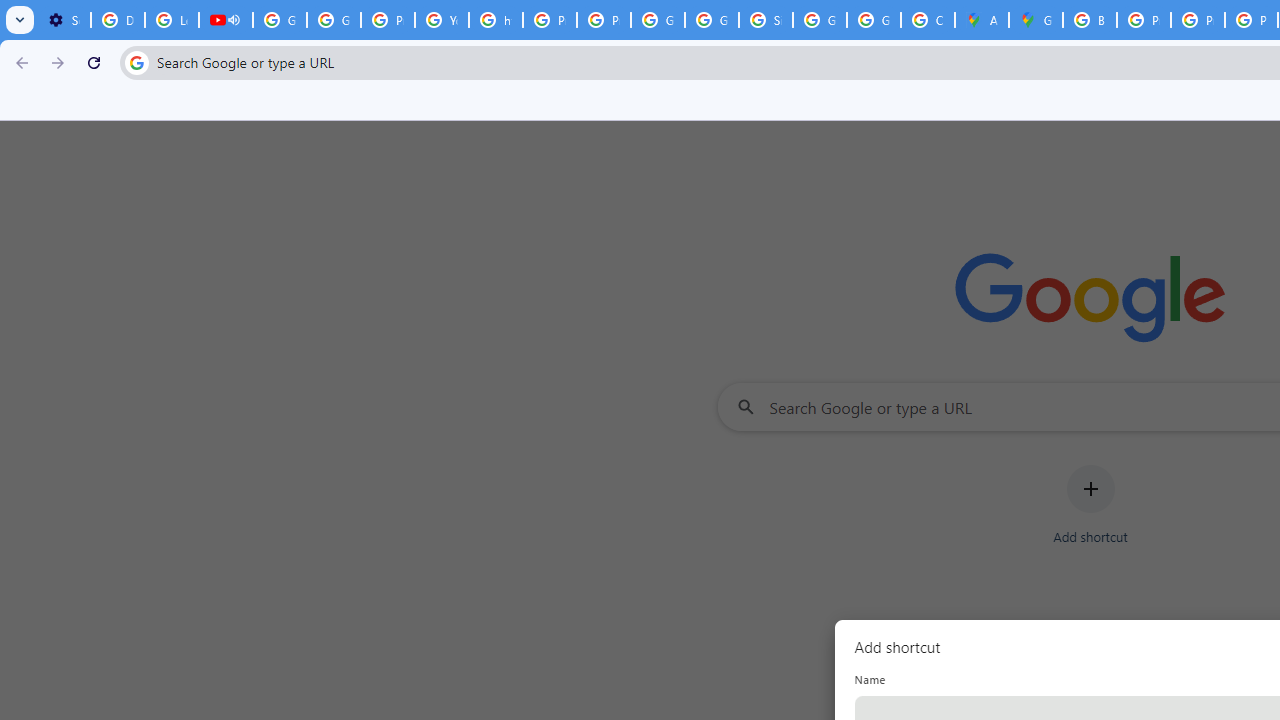  What do you see at coordinates (1198, 20) in the screenshot?
I see `'Privacy Help Center - Policies Help'` at bounding box center [1198, 20].